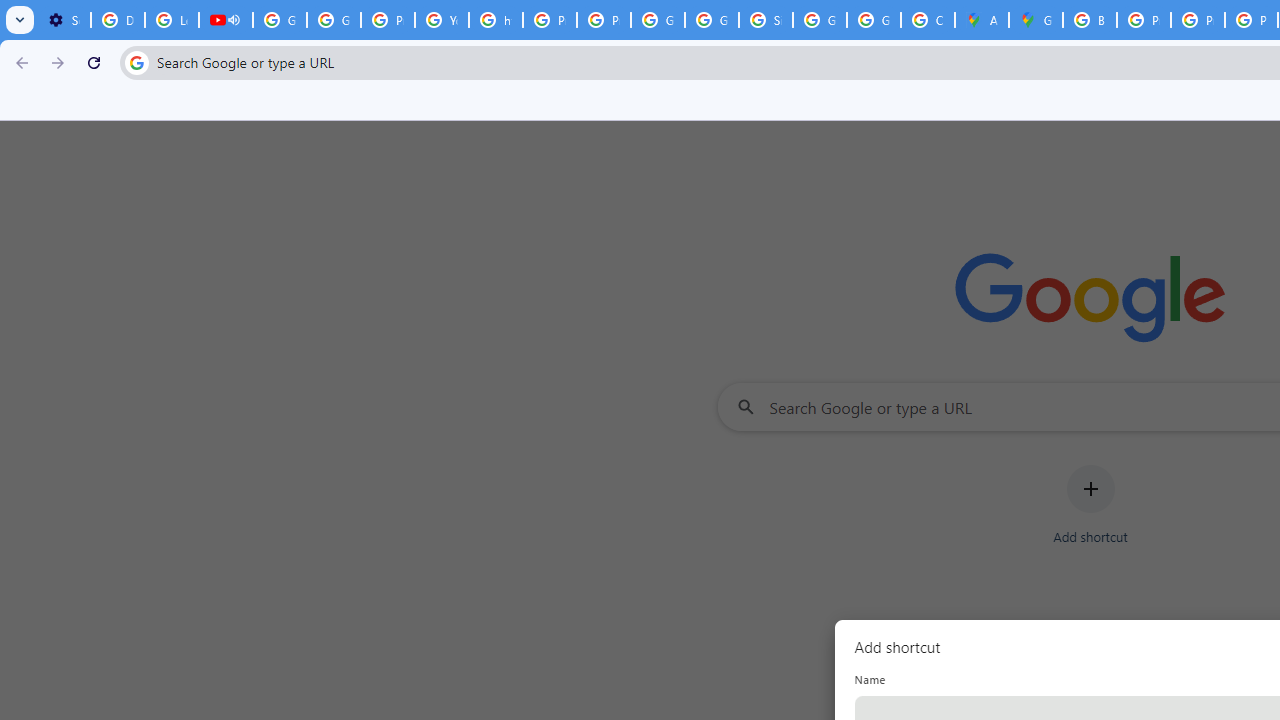  What do you see at coordinates (1198, 20) in the screenshot?
I see `'Privacy Help Center - Policies Help'` at bounding box center [1198, 20].